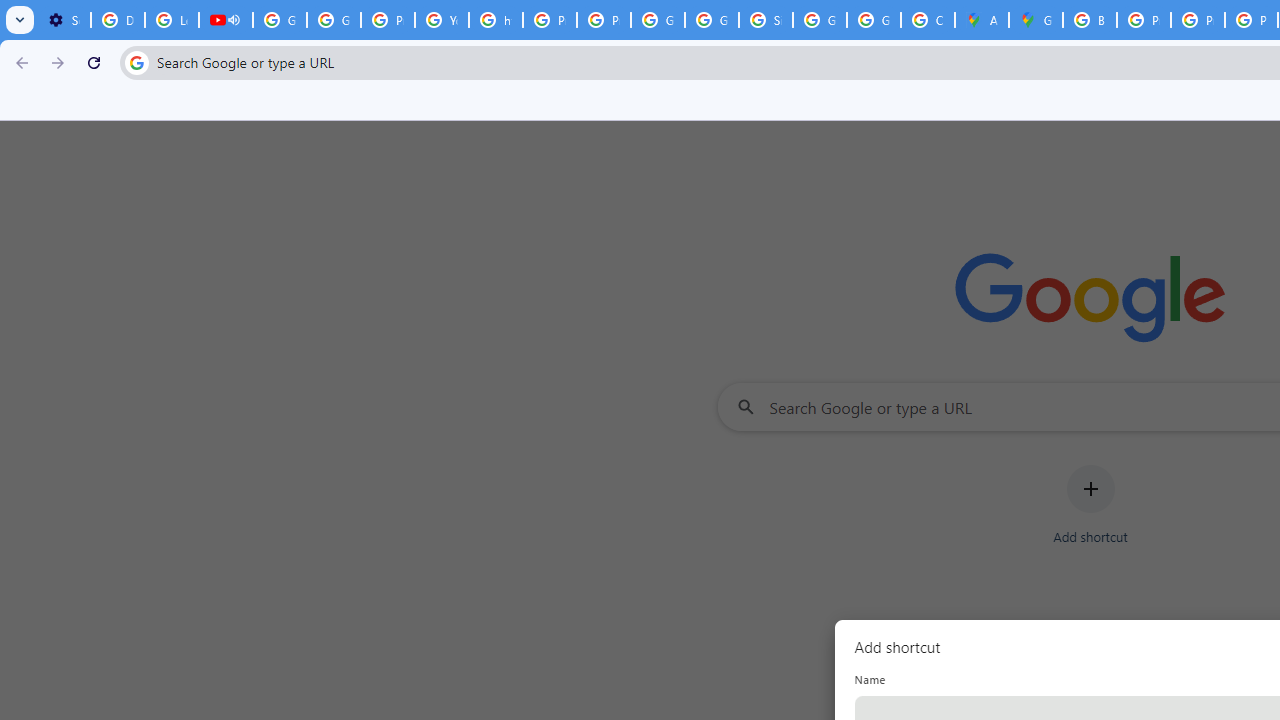  What do you see at coordinates (1198, 20) in the screenshot?
I see `'Privacy Help Center - Policies Help'` at bounding box center [1198, 20].